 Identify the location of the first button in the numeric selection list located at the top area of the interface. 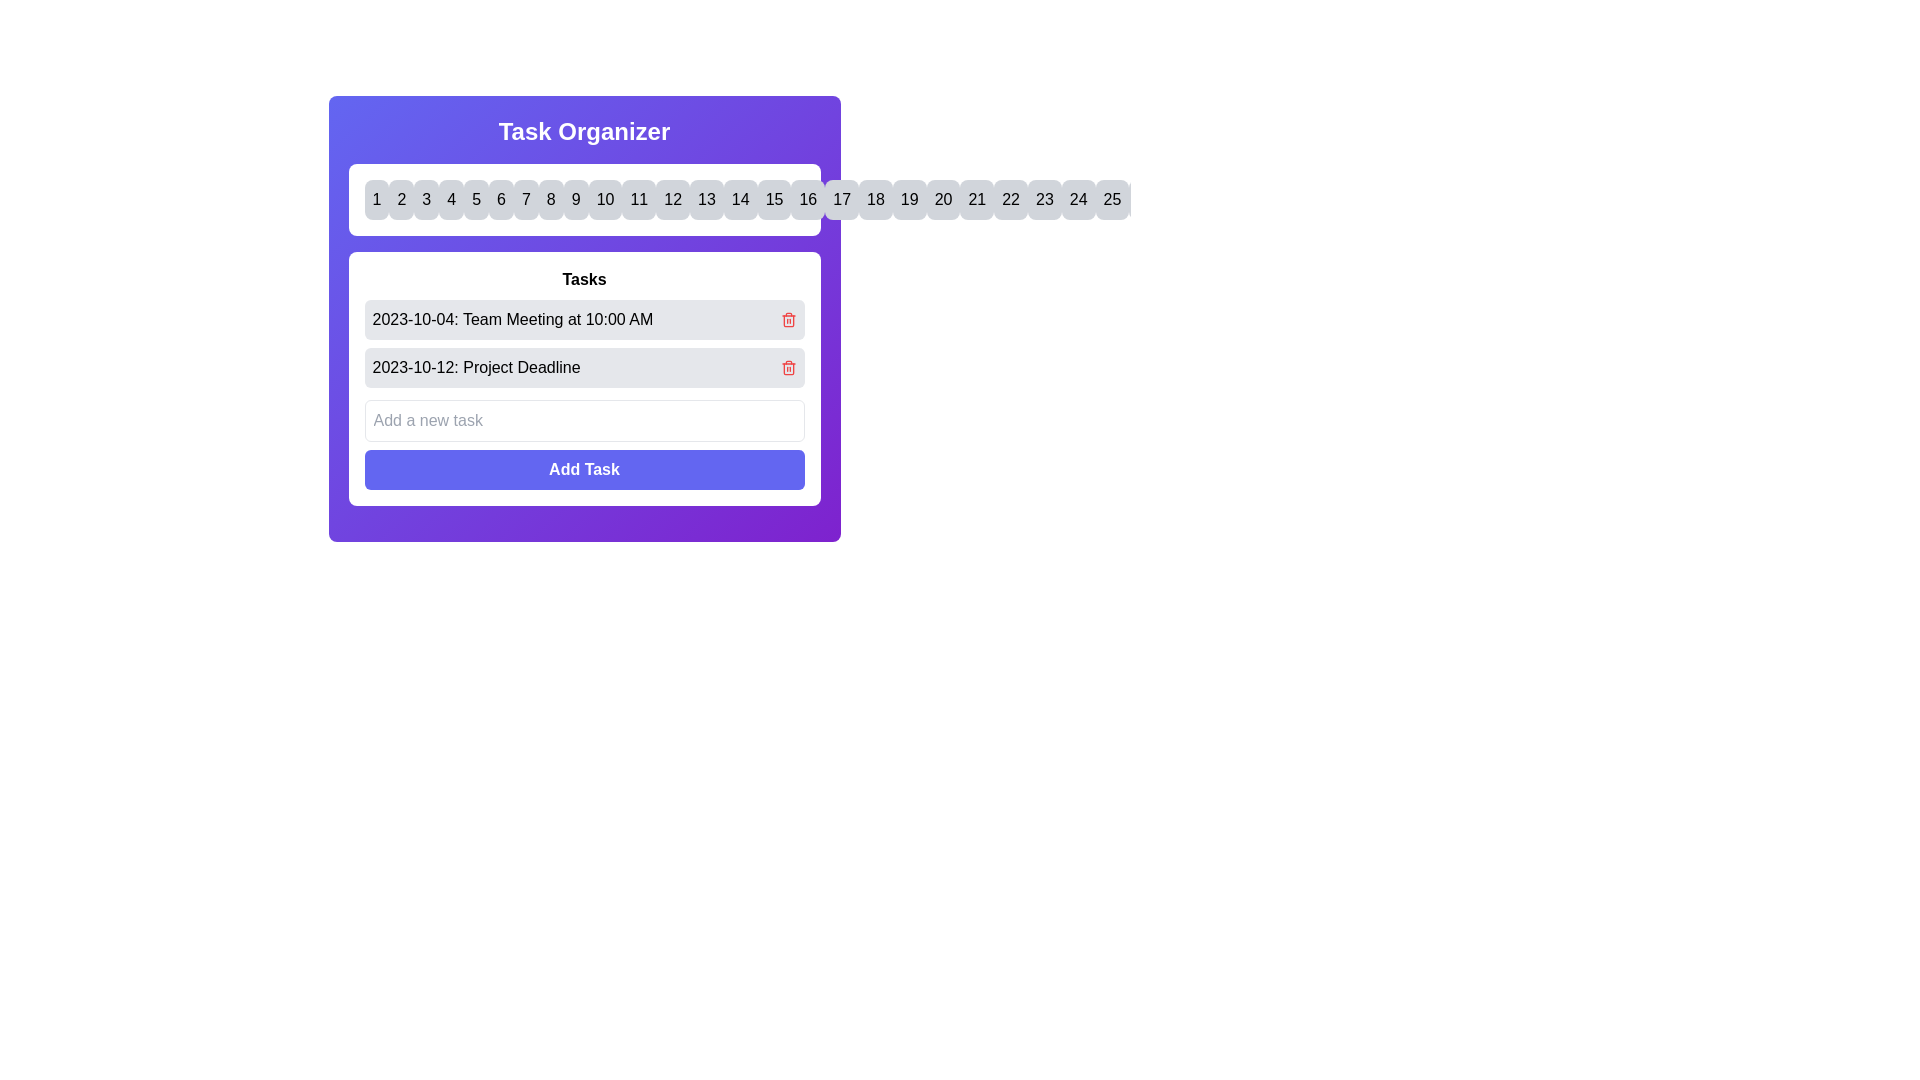
(376, 200).